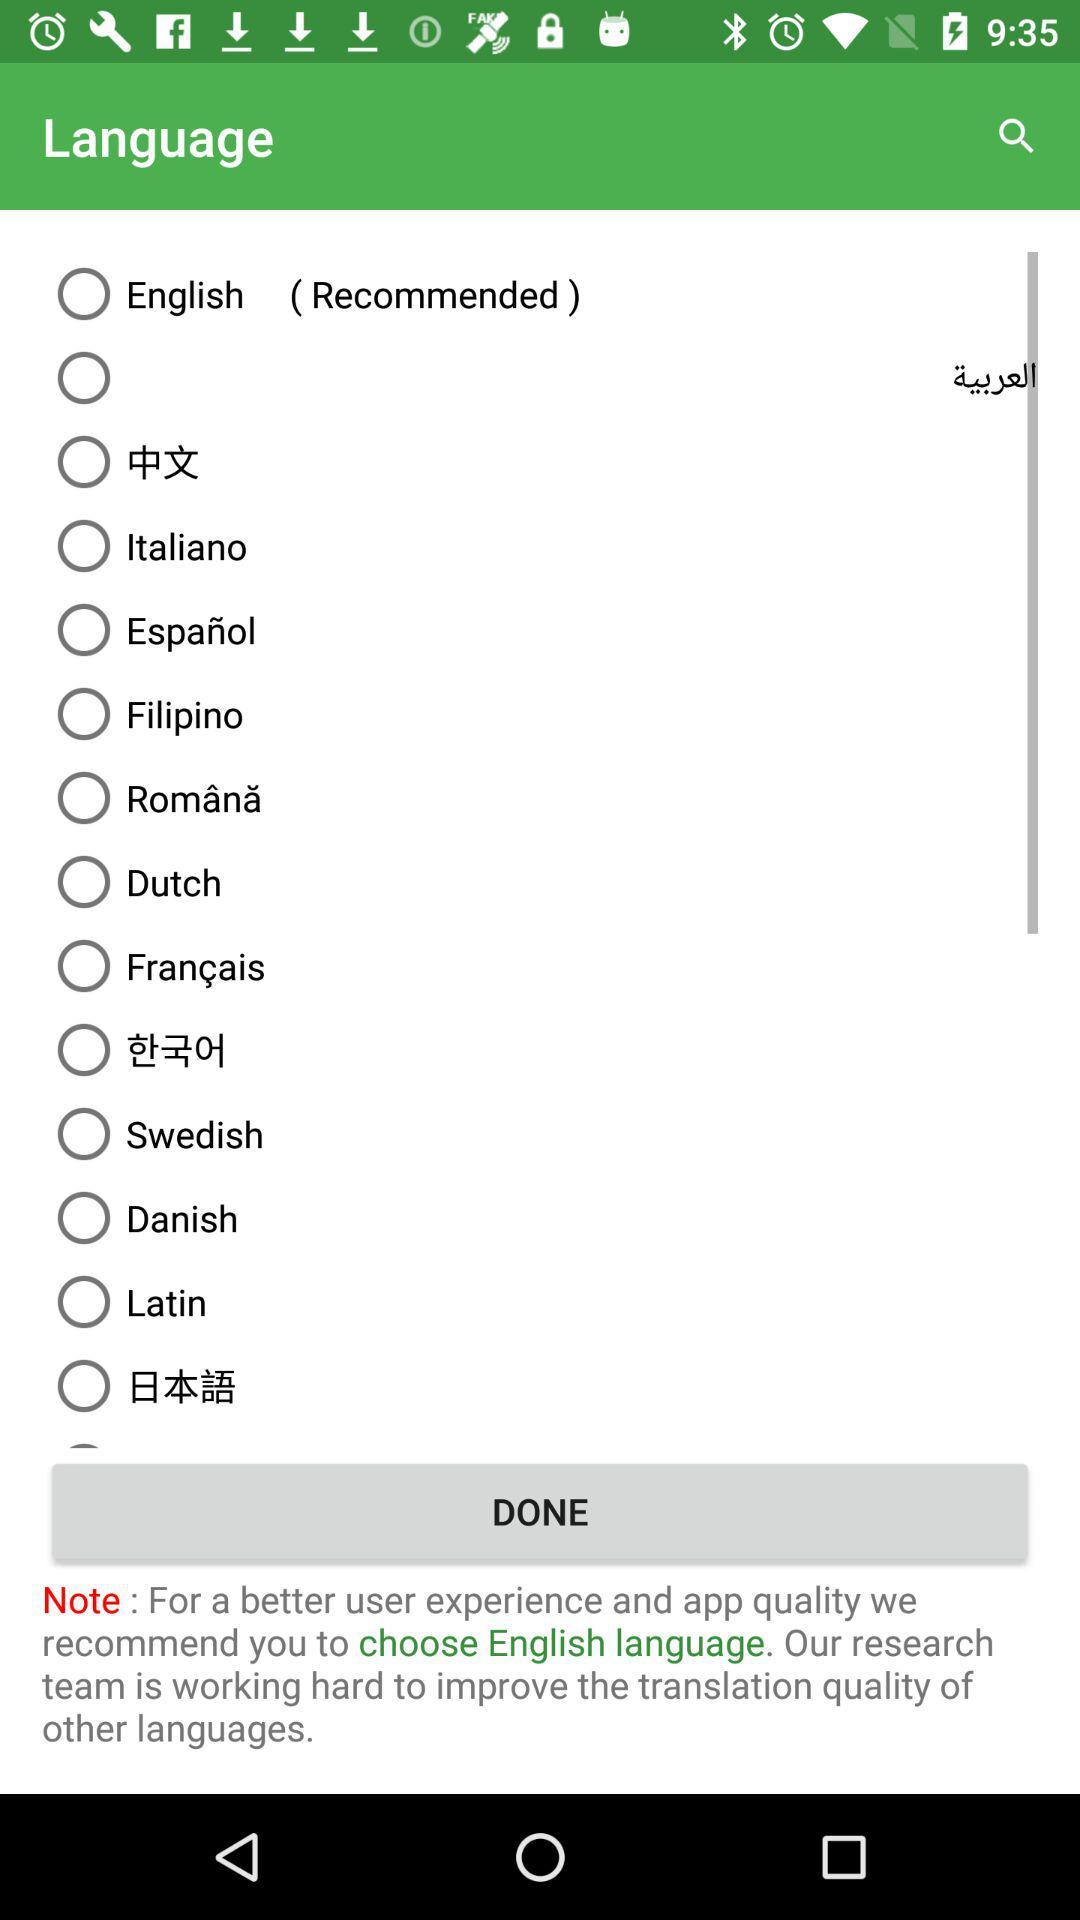  Describe the element at coordinates (540, 714) in the screenshot. I see `the filipino icon` at that location.